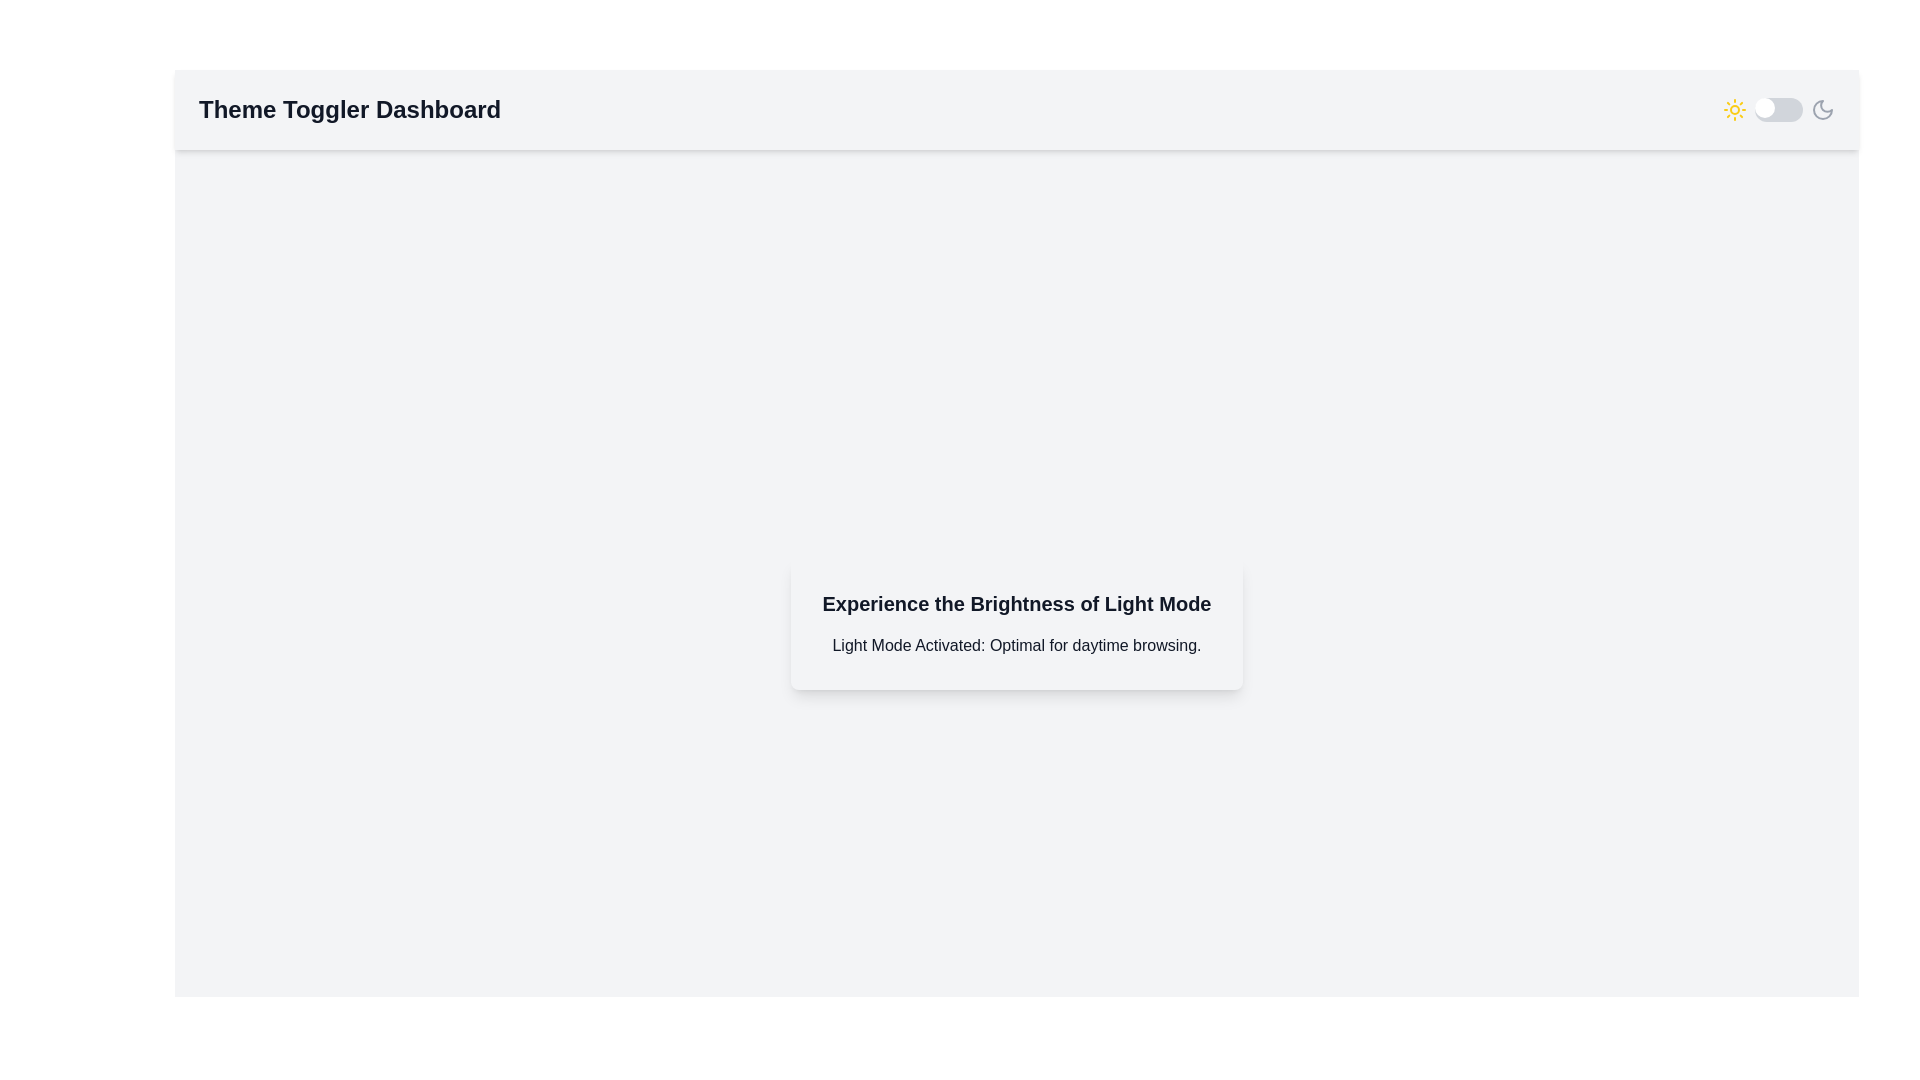 Image resolution: width=1920 pixels, height=1080 pixels. What do you see at coordinates (1733, 110) in the screenshot?
I see `light mode theme icon located at the top-right corner of the interface, which is the leftmost icon in a group, preceding a toggle switch and another moon icon` at bounding box center [1733, 110].